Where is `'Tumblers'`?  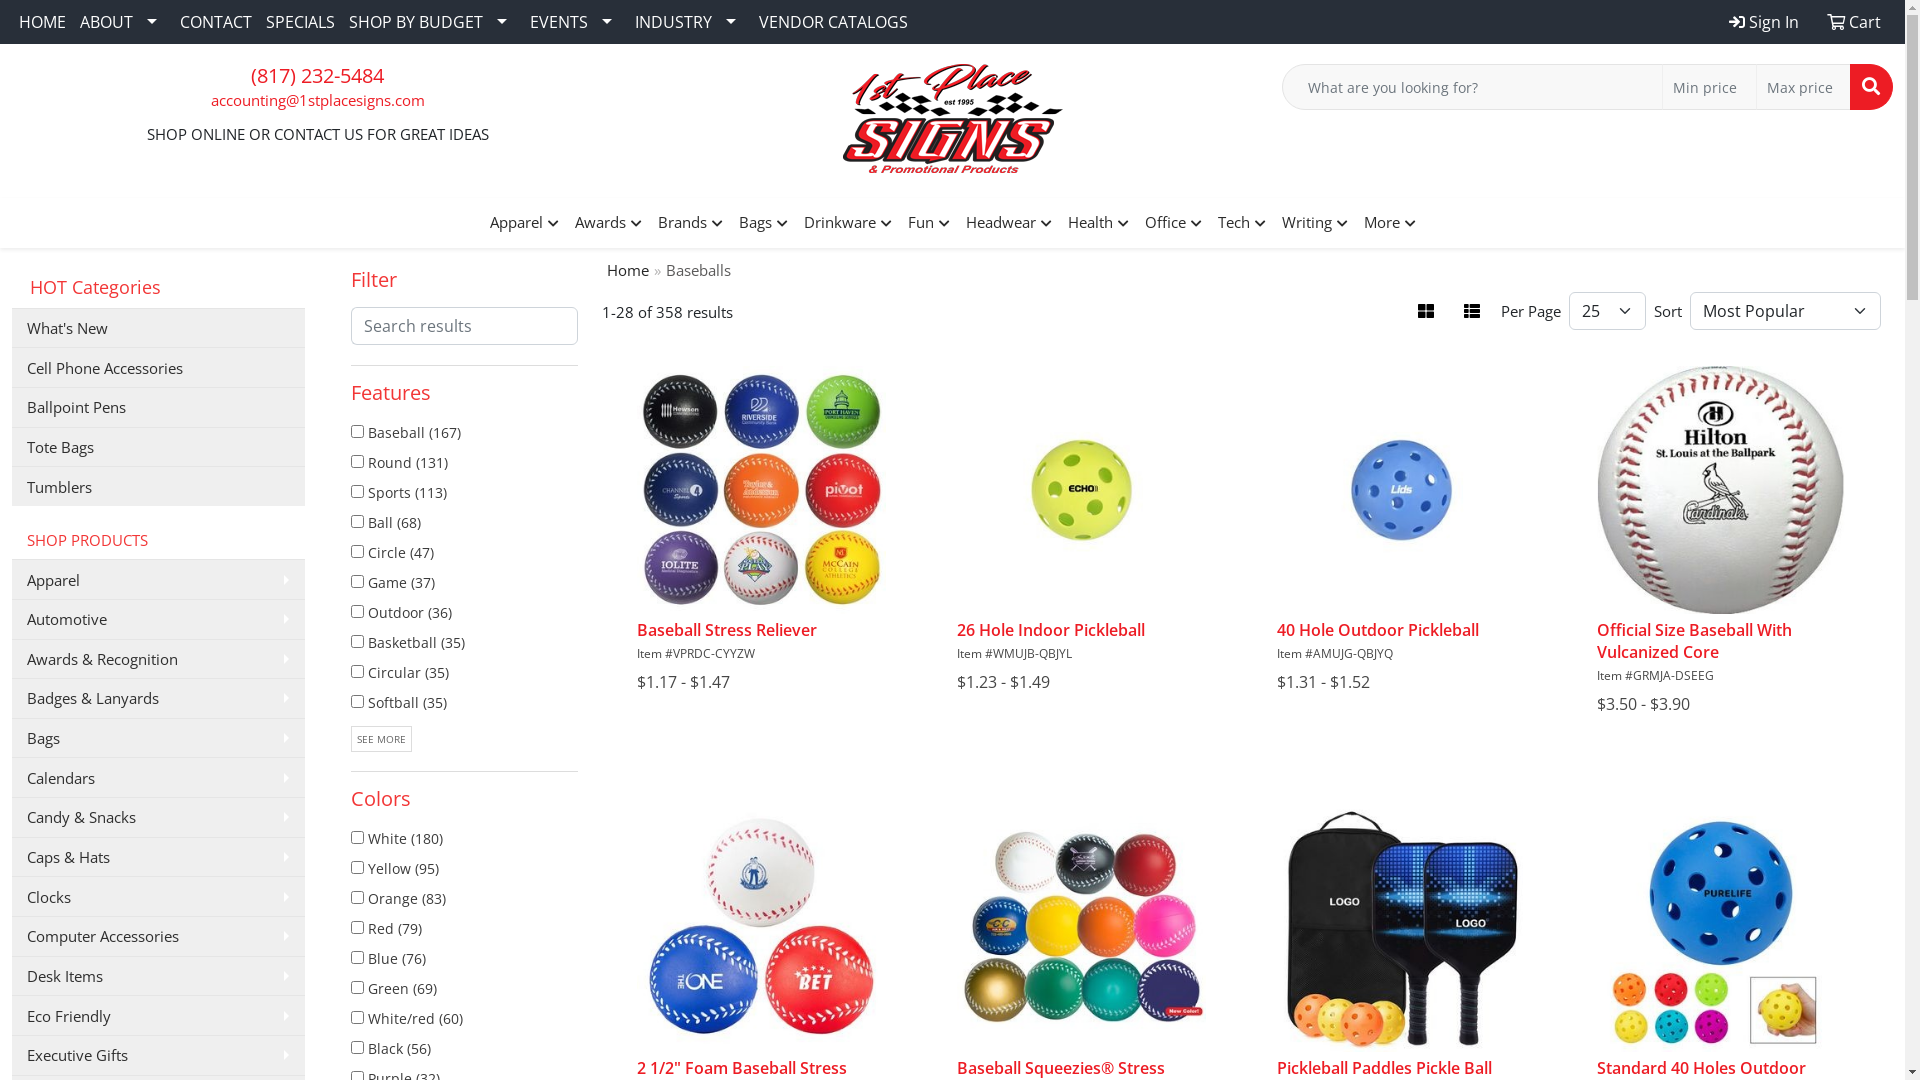 'Tumblers' is located at coordinates (157, 486).